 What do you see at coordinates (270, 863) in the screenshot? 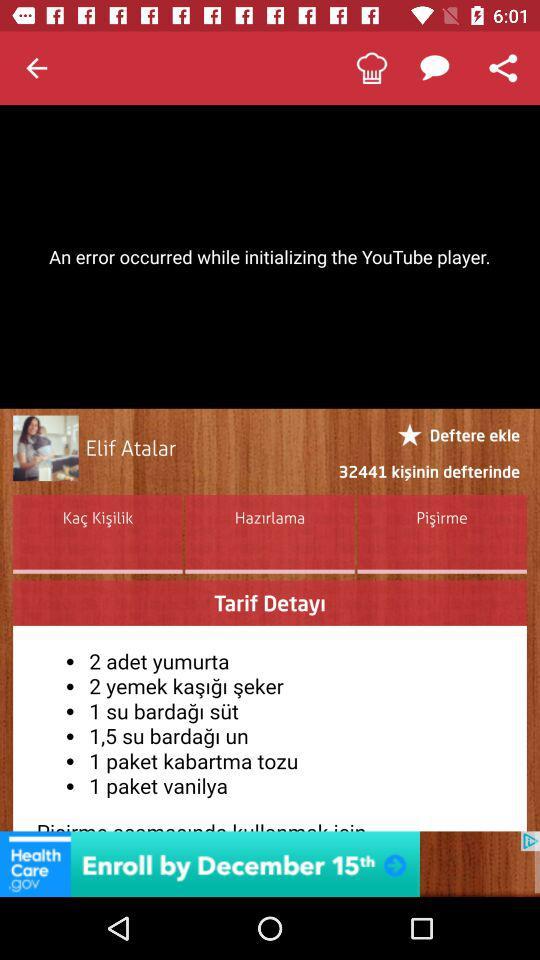
I see `advertisement` at bounding box center [270, 863].